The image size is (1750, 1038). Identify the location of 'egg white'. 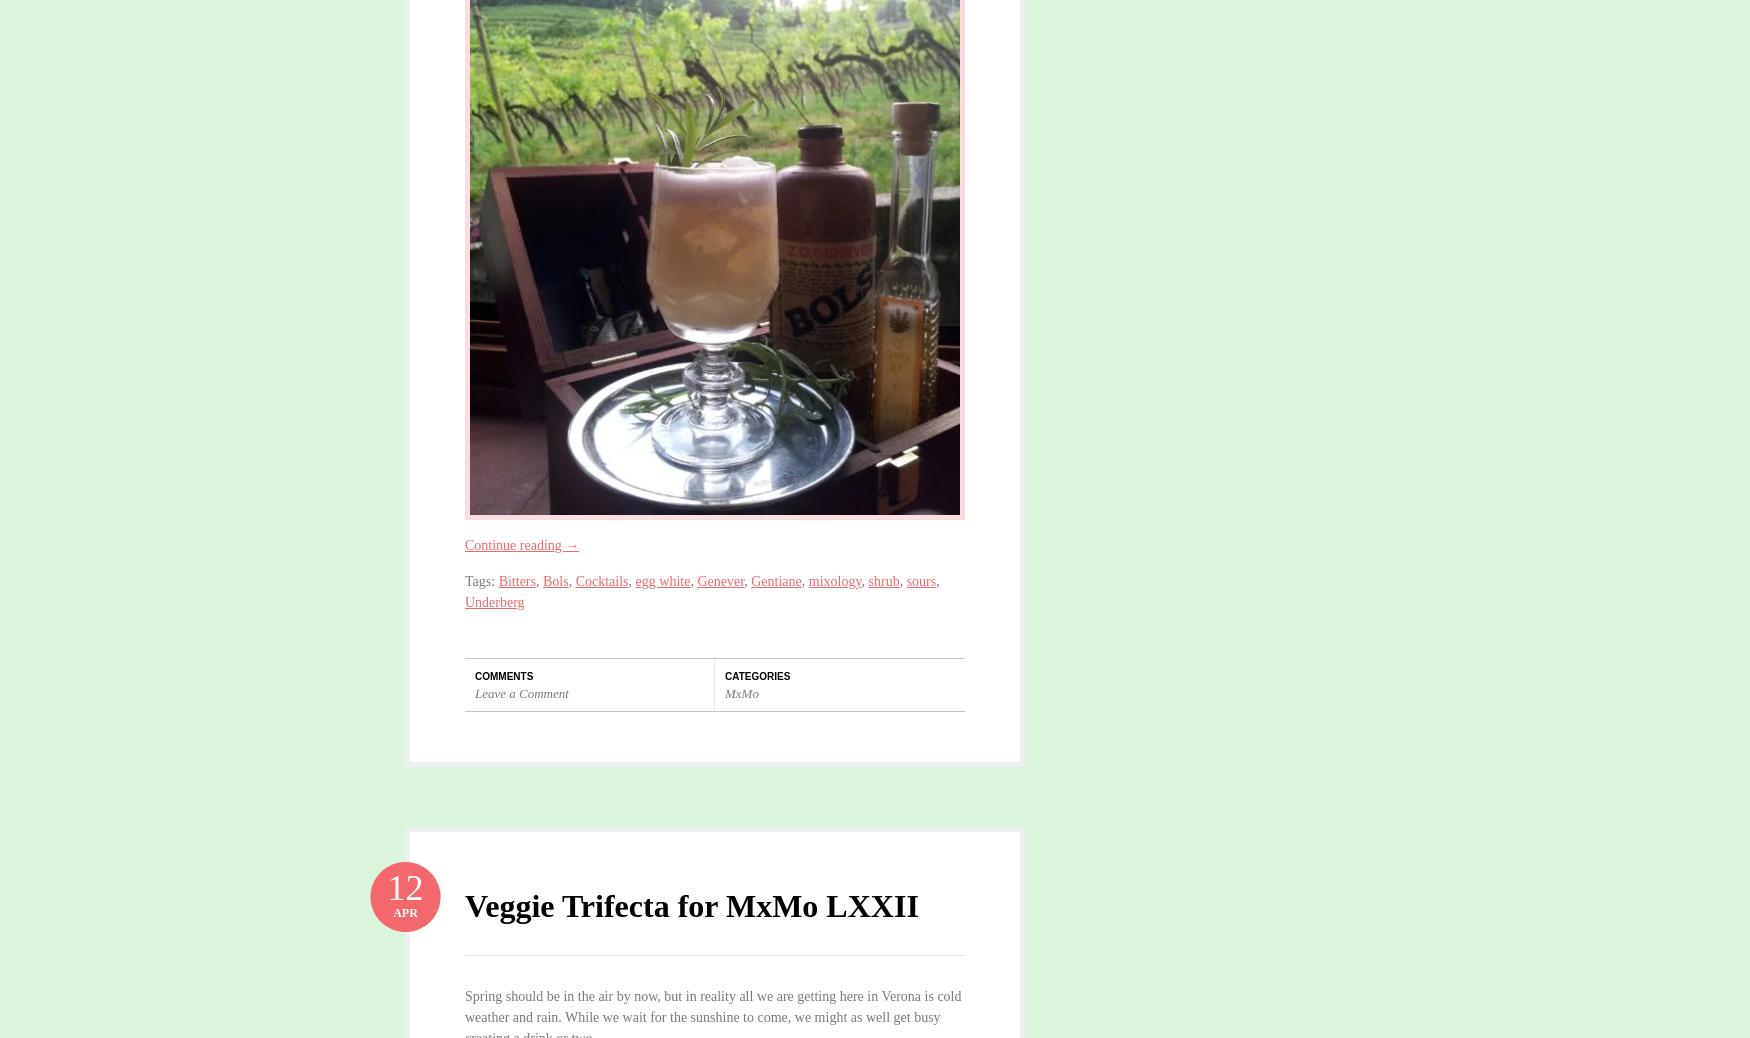
(661, 579).